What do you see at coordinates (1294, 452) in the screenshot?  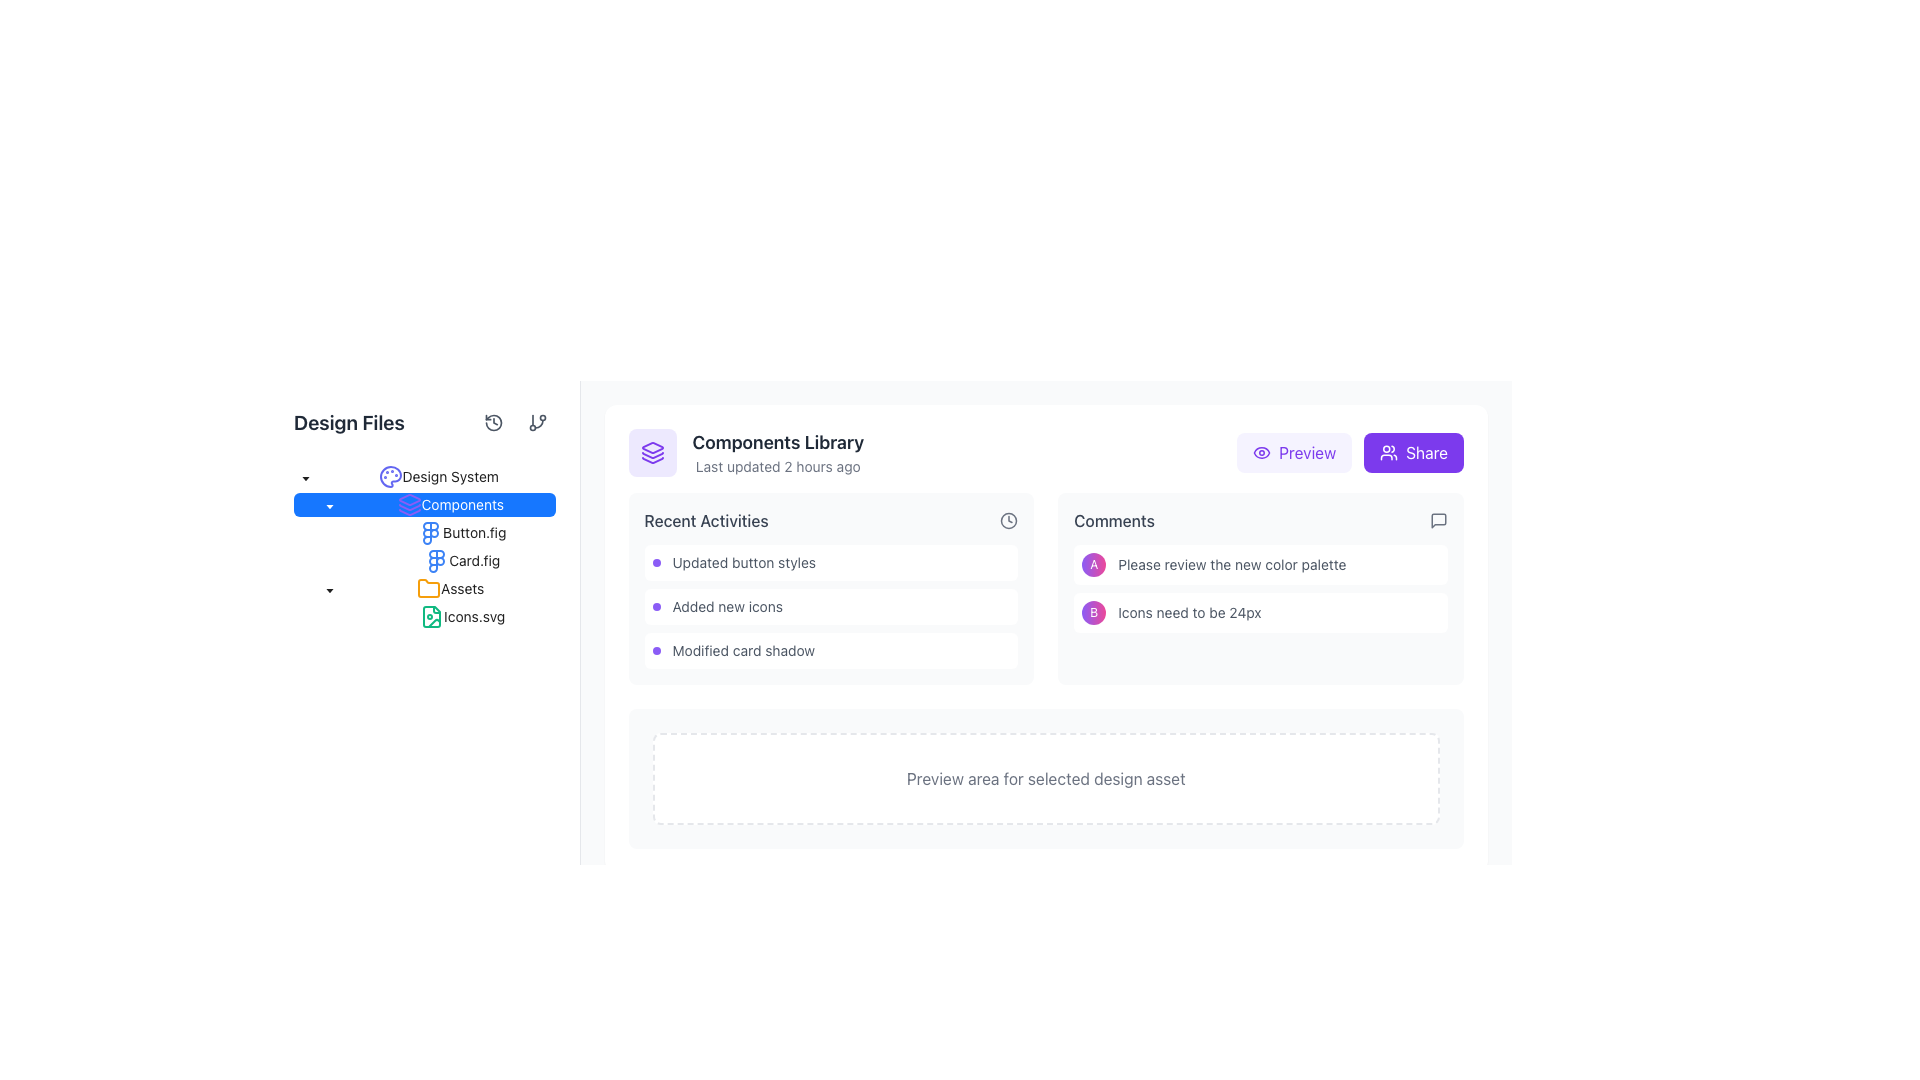 I see `the 'Preview' button with a light violet background and violet text, located in the top-right section of the component library interface` at bounding box center [1294, 452].